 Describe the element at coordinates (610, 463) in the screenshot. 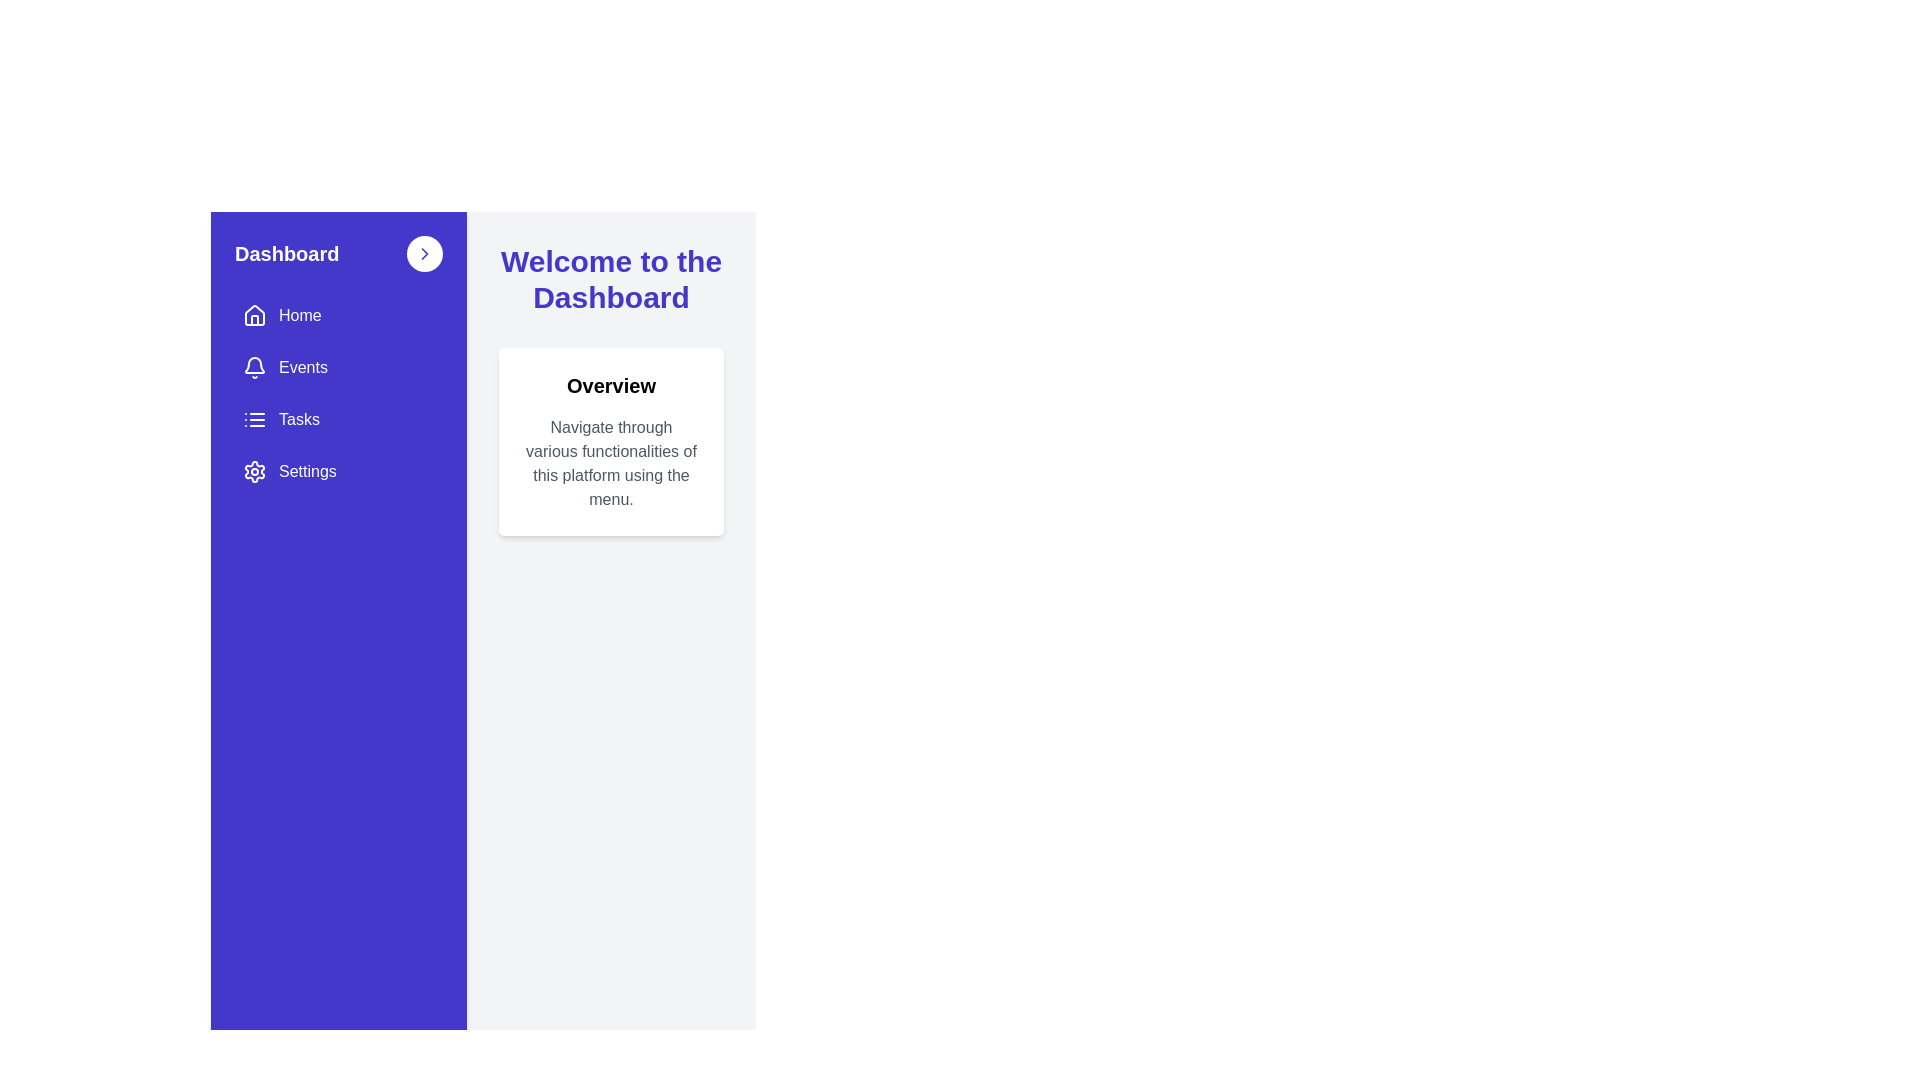

I see `text element styled in medium gray font stating: 'Navigate through various functionalities of this platform using the menu.' This text is located within a white card below the bold-heading 'Overview'` at that location.